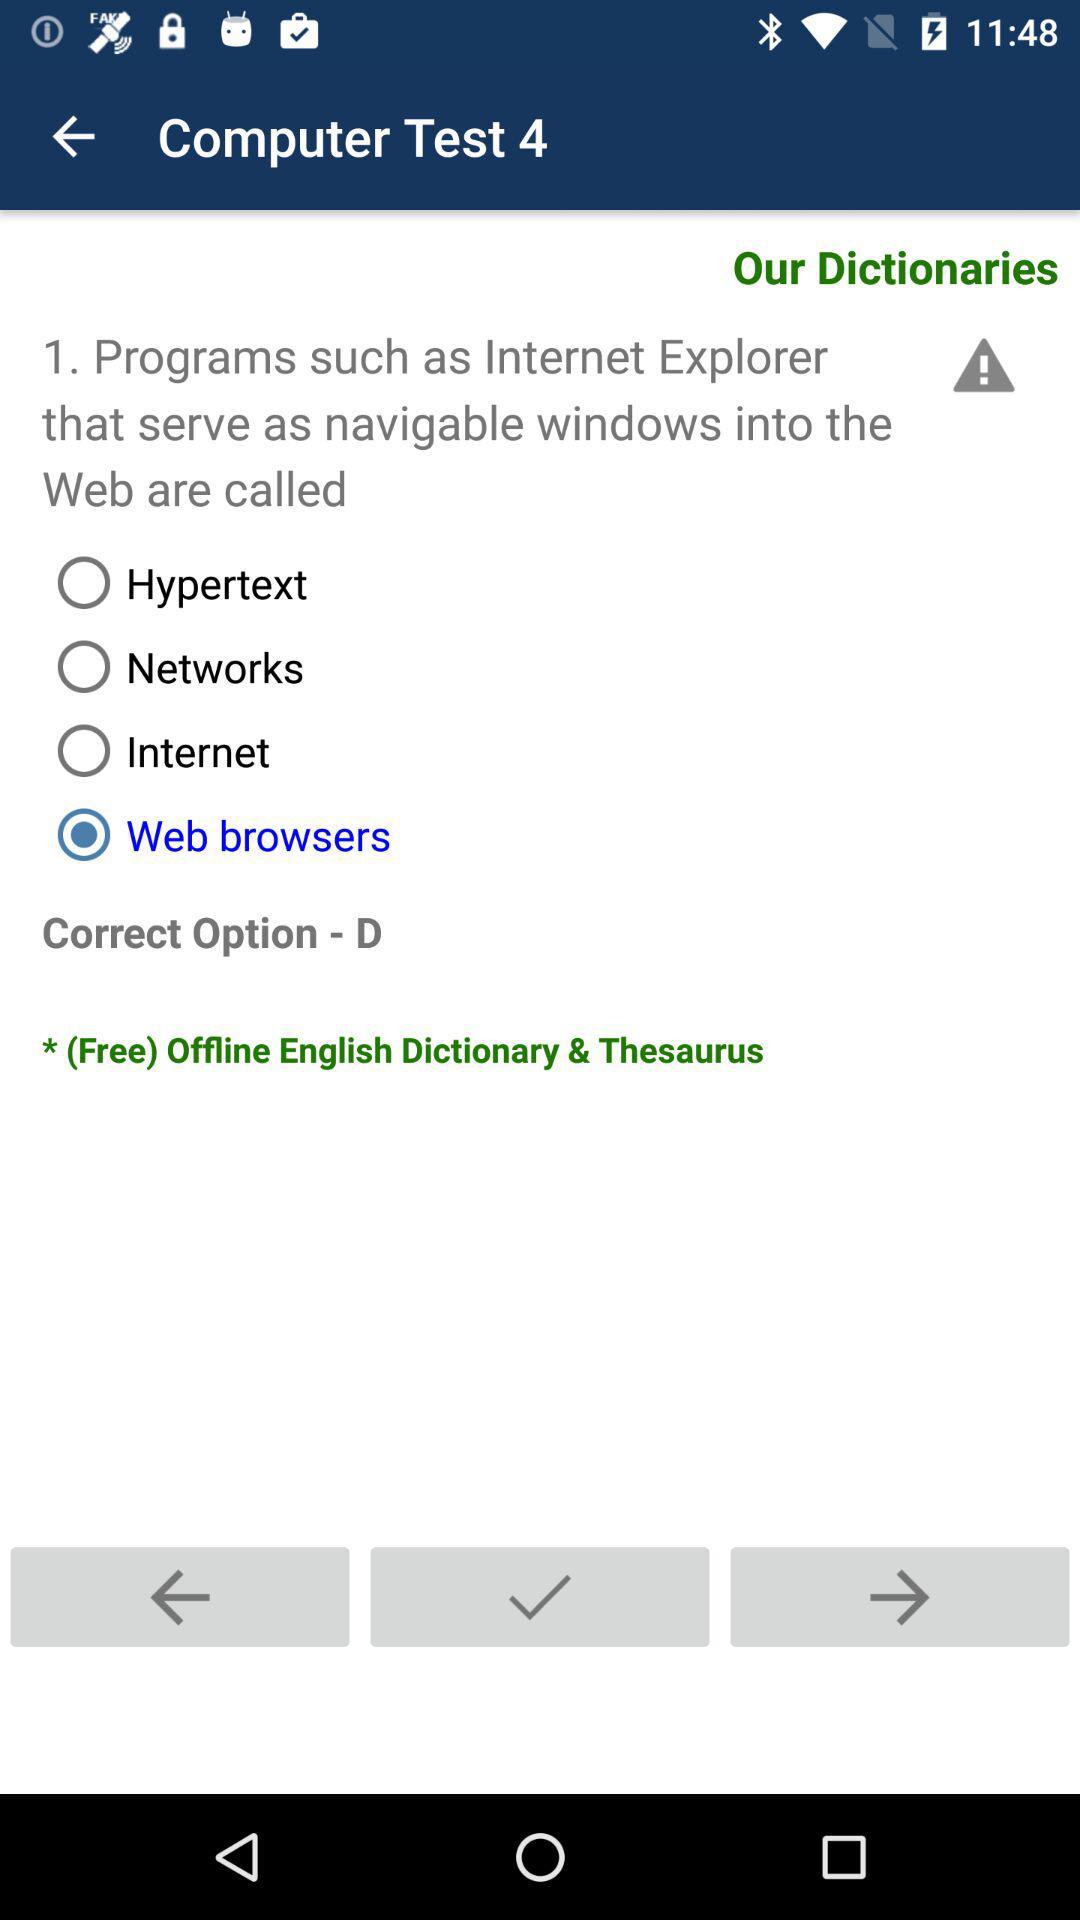 The width and height of the screenshot is (1080, 1920). Describe the element at coordinates (540, 1596) in the screenshot. I see `okay` at that location.